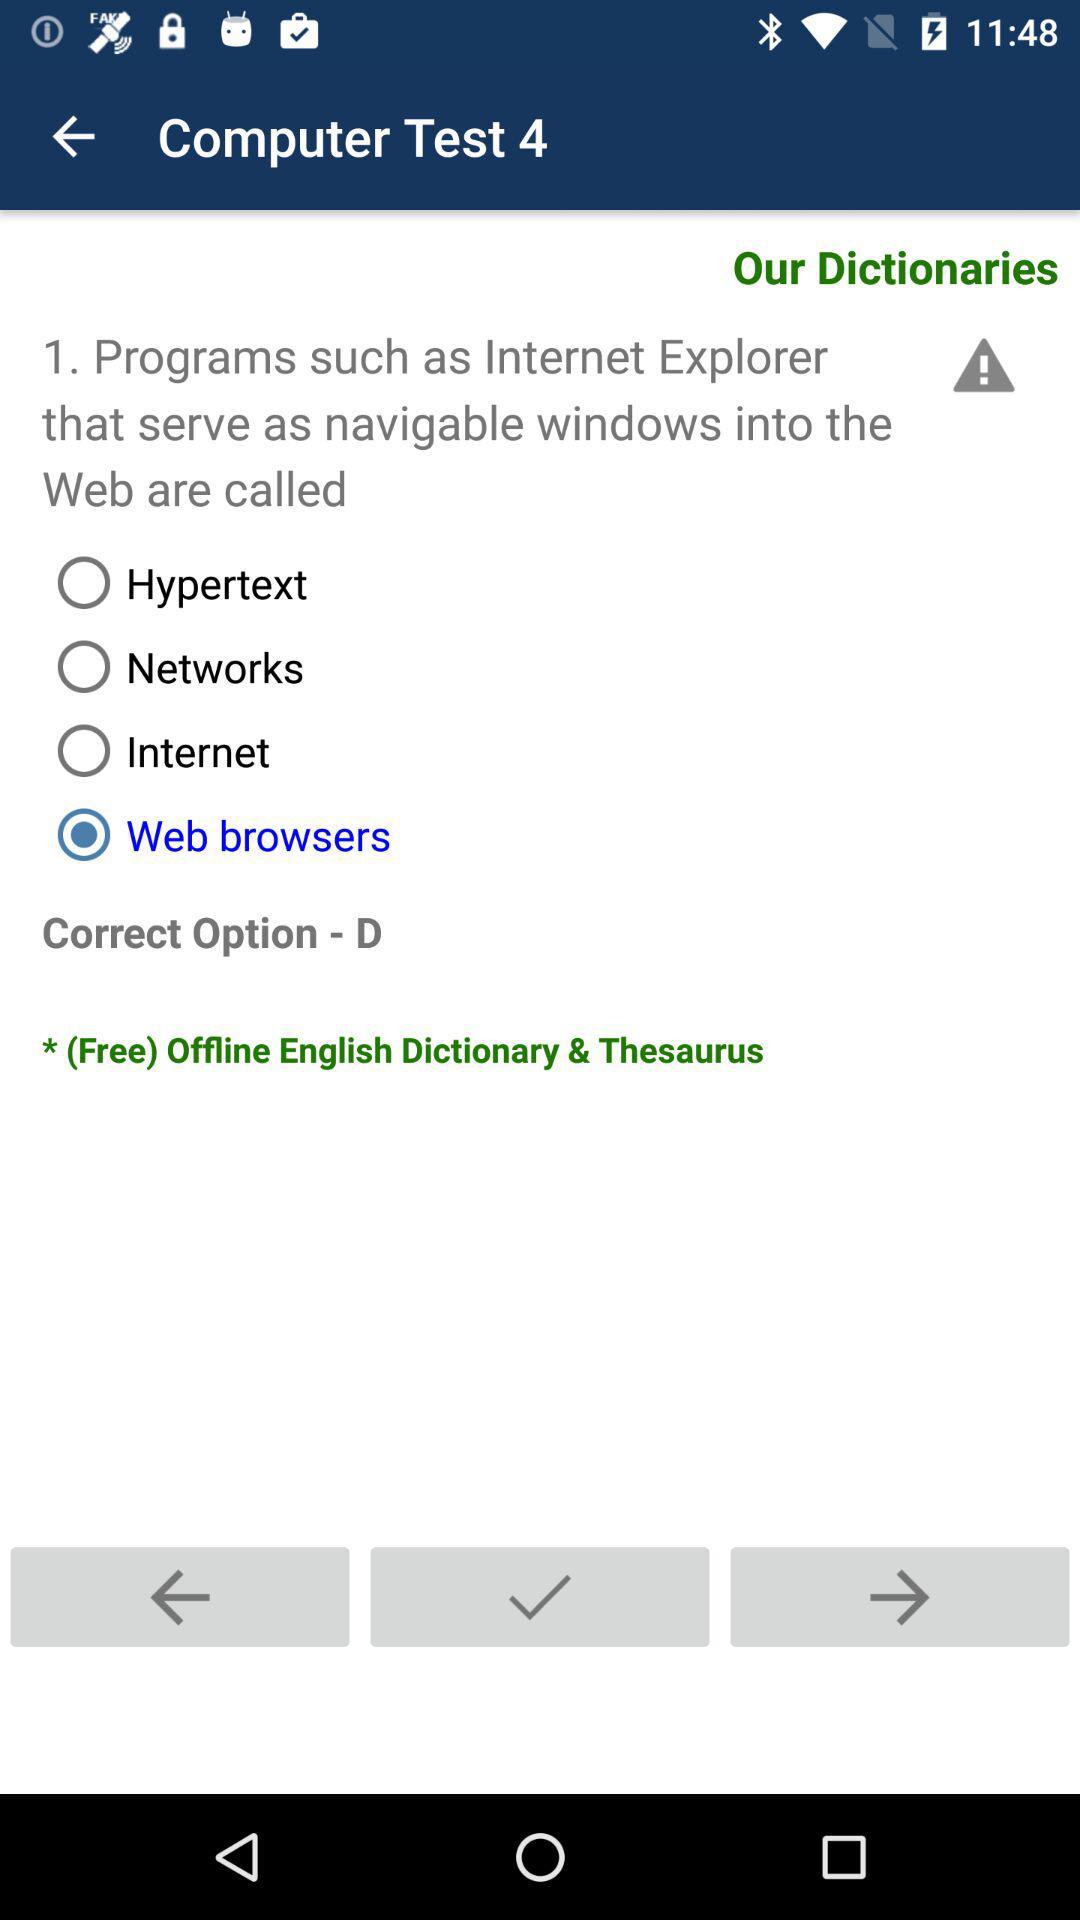 The width and height of the screenshot is (1080, 1920). Describe the element at coordinates (540, 1596) in the screenshot. I see `okay` at that location.